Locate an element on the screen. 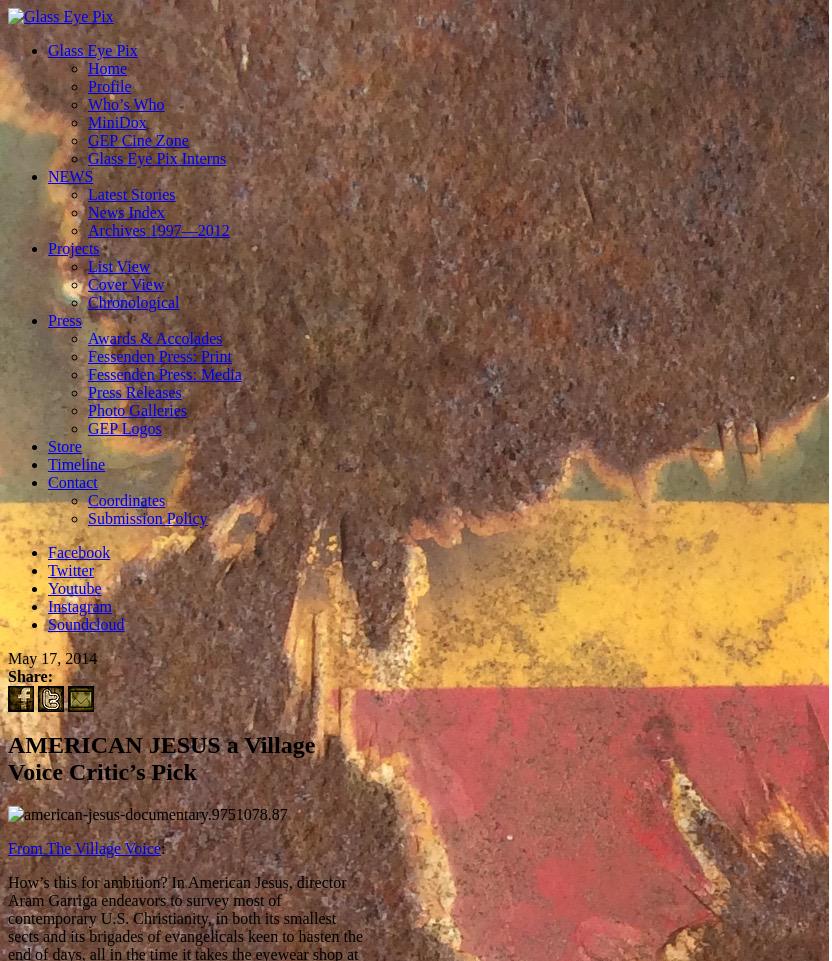 The width and height of the screenshot is (832, 961). 'Profile' is located at coordinates (109, 86).